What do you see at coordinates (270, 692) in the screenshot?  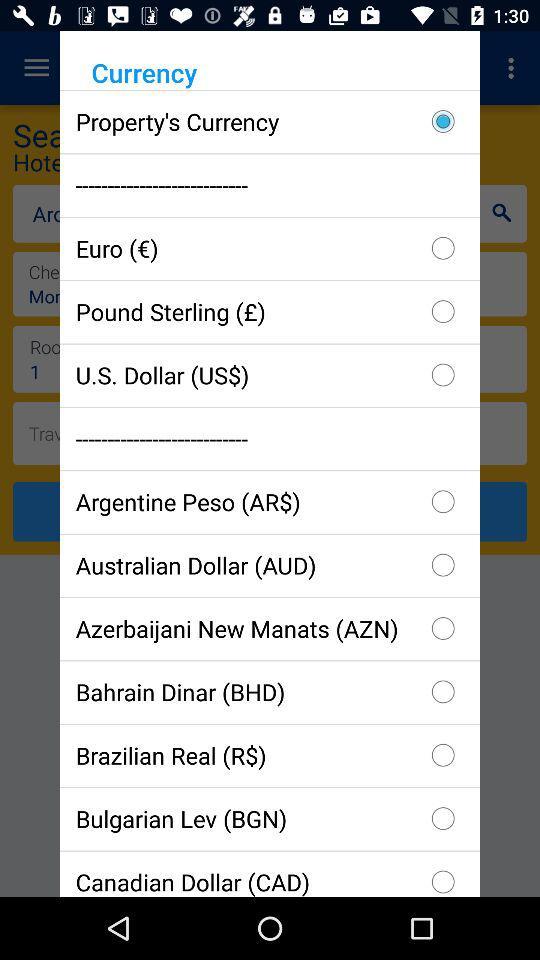 I see `checkbox above the brazilian real (r$) icon` at bounding box center [270, 692].